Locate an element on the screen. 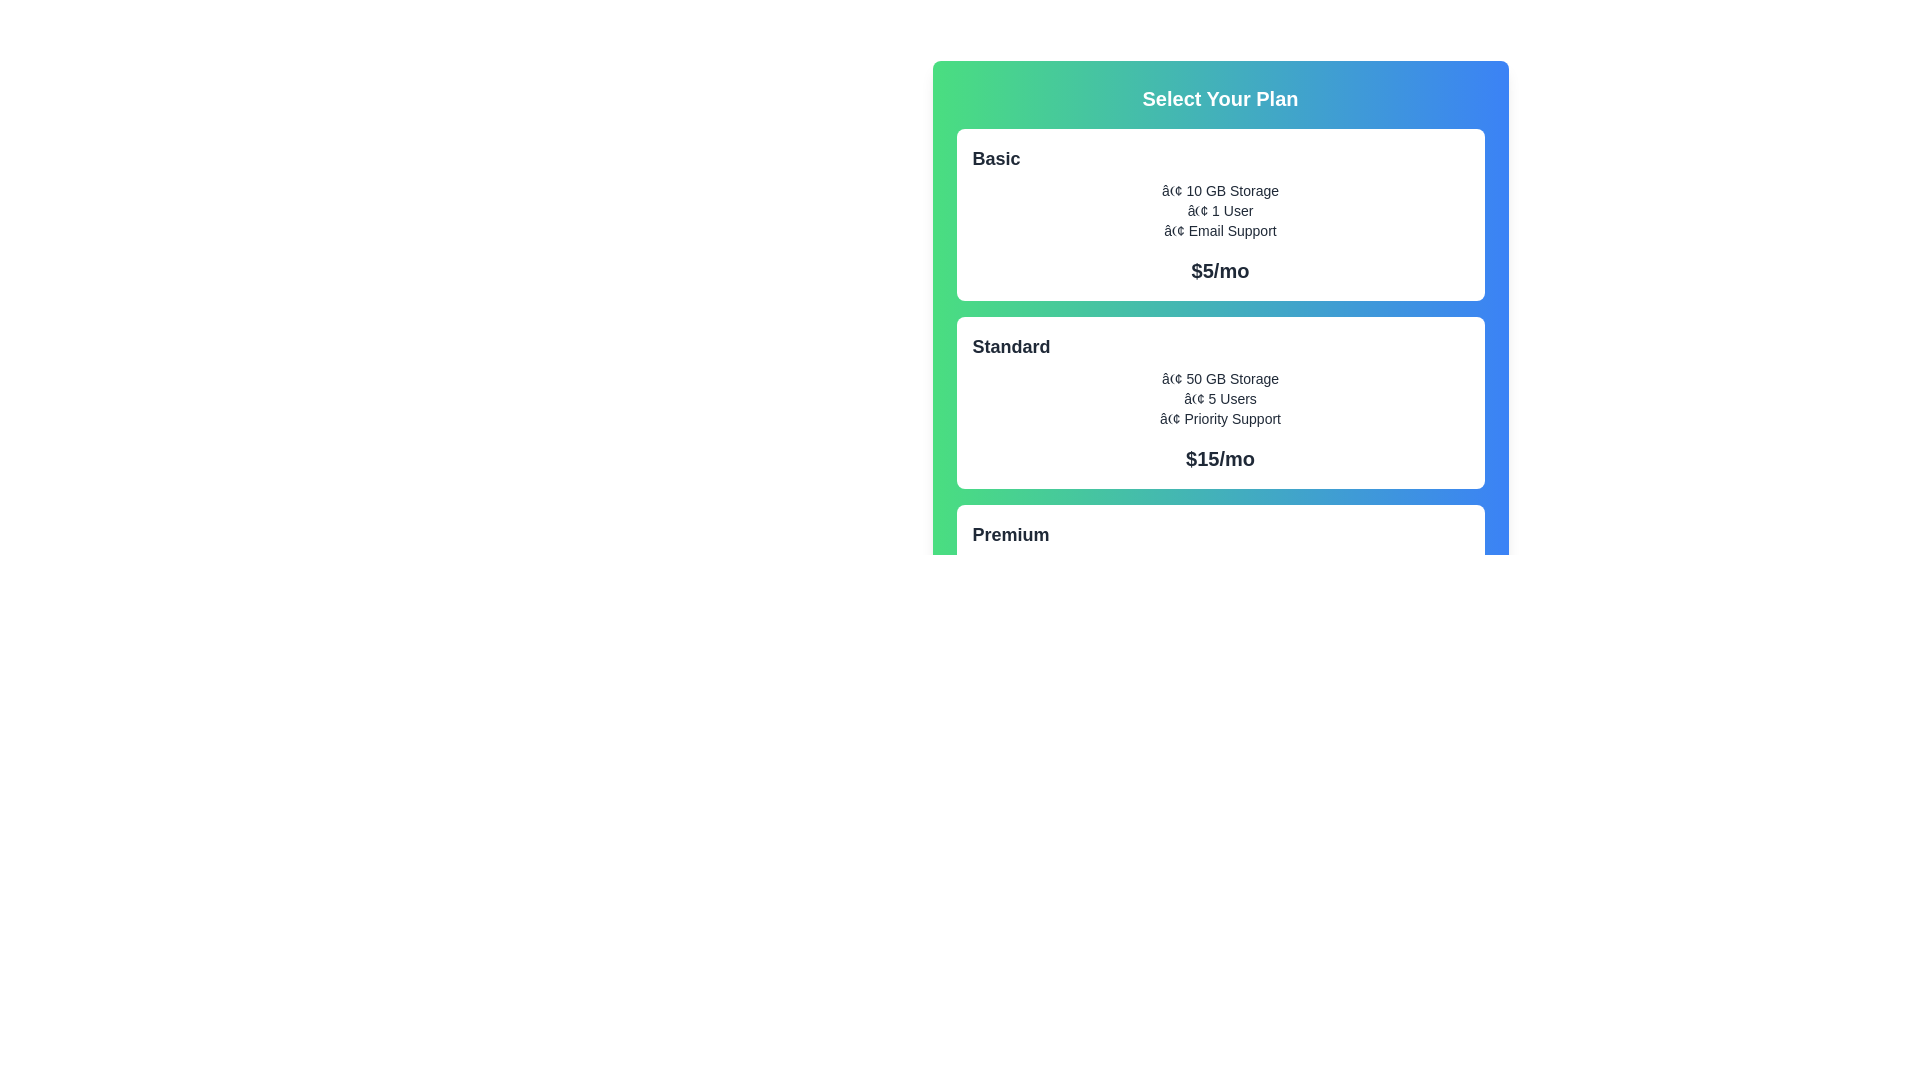 The height and width of the screenshot is (1080, 1920). the contents of the text label that displays 'Basic' in bold, larger font, located at the top-left corner of a card layout is located at coordinates (1219, 157).